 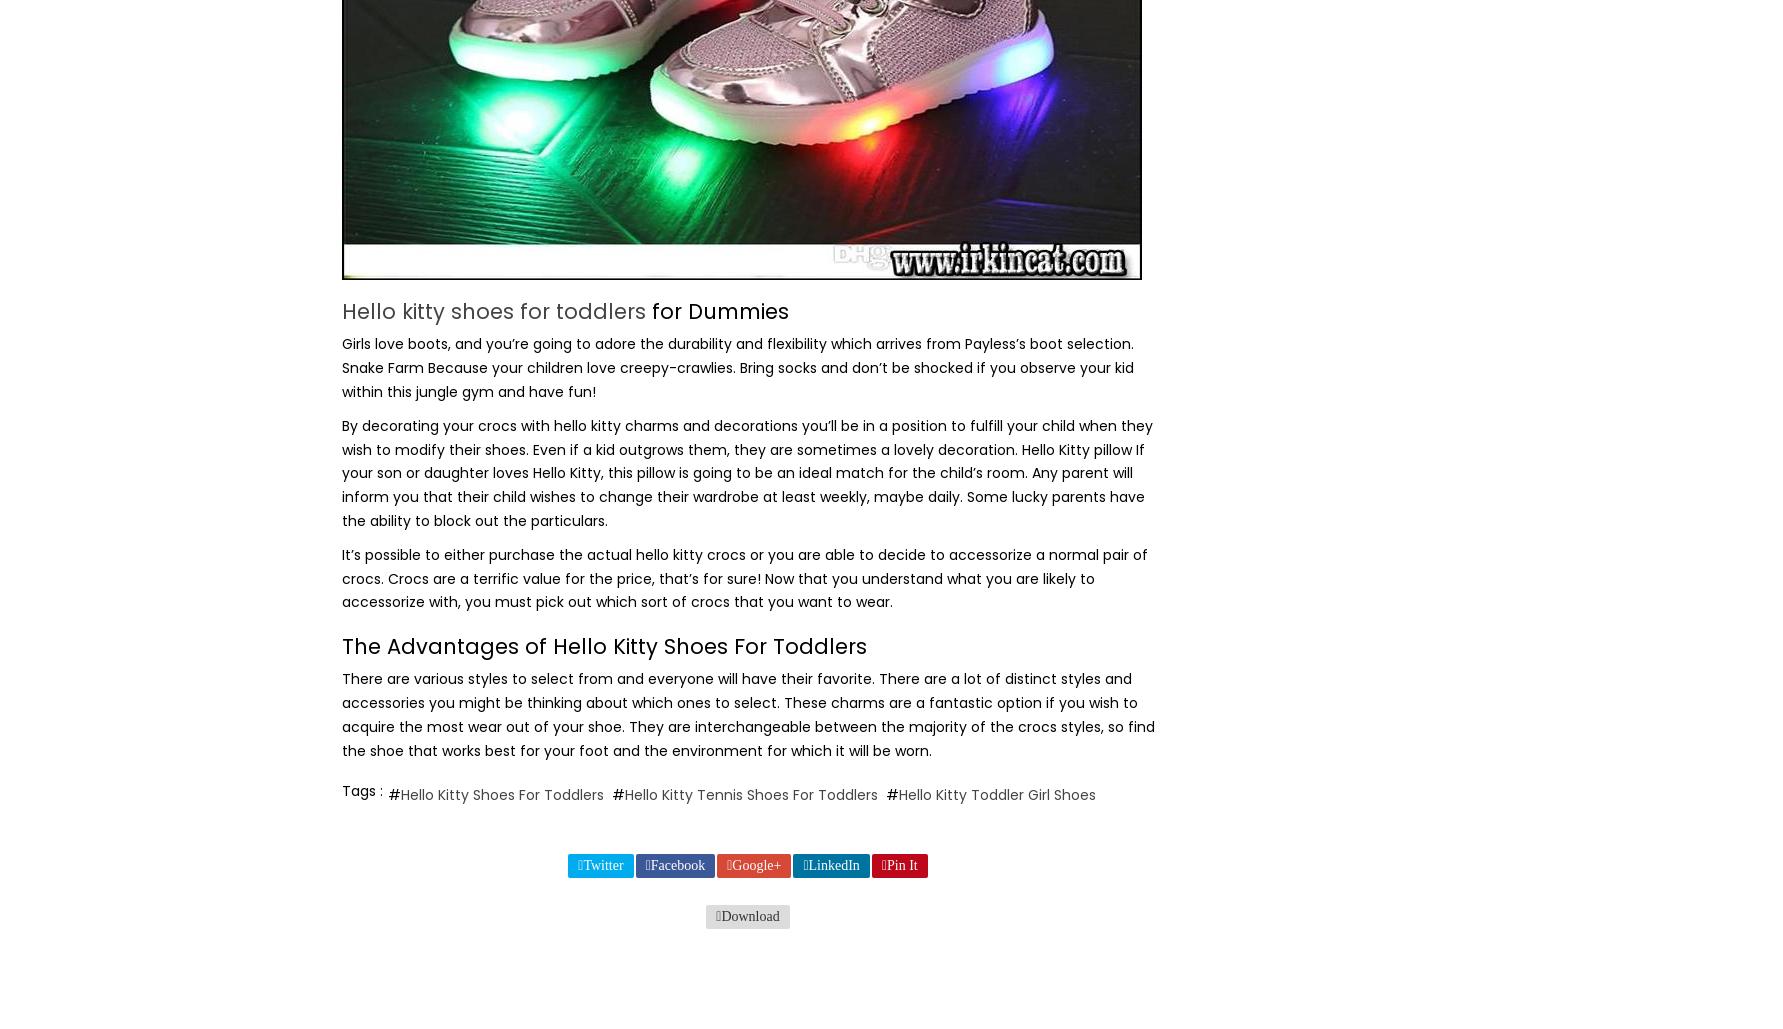 I want to click on 'Girls love boots, and you’re going to adore the durability and flexibility which arrives from Payless’s boot selection. Snake Farm Because your children love creepy-crawlies. Bring socks and don’t be shocked if you observe your kid within this jungle gym and have fun!', so click(x=735, y=367).